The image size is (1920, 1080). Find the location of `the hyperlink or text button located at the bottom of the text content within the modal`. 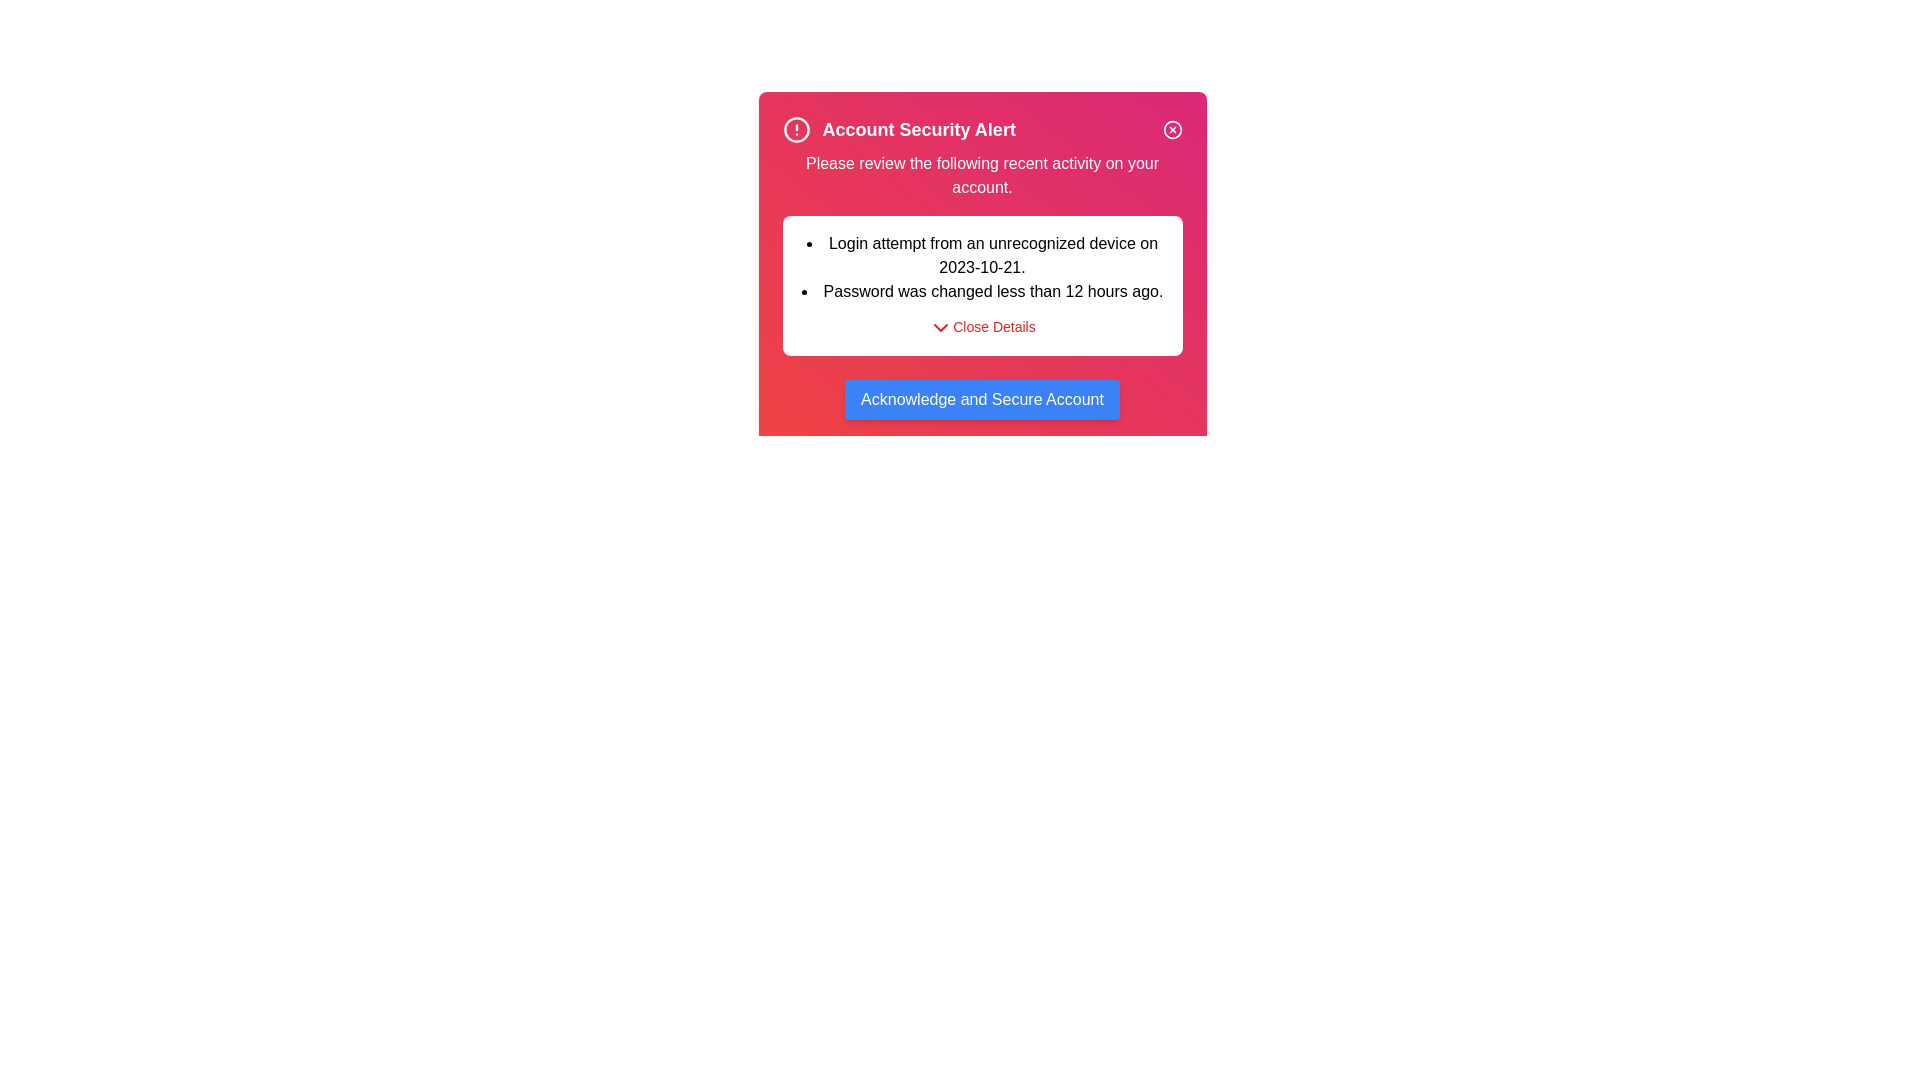

the hyperlink or text button located at the bottom of the text content within the modal is located at coordinates (982, 326).